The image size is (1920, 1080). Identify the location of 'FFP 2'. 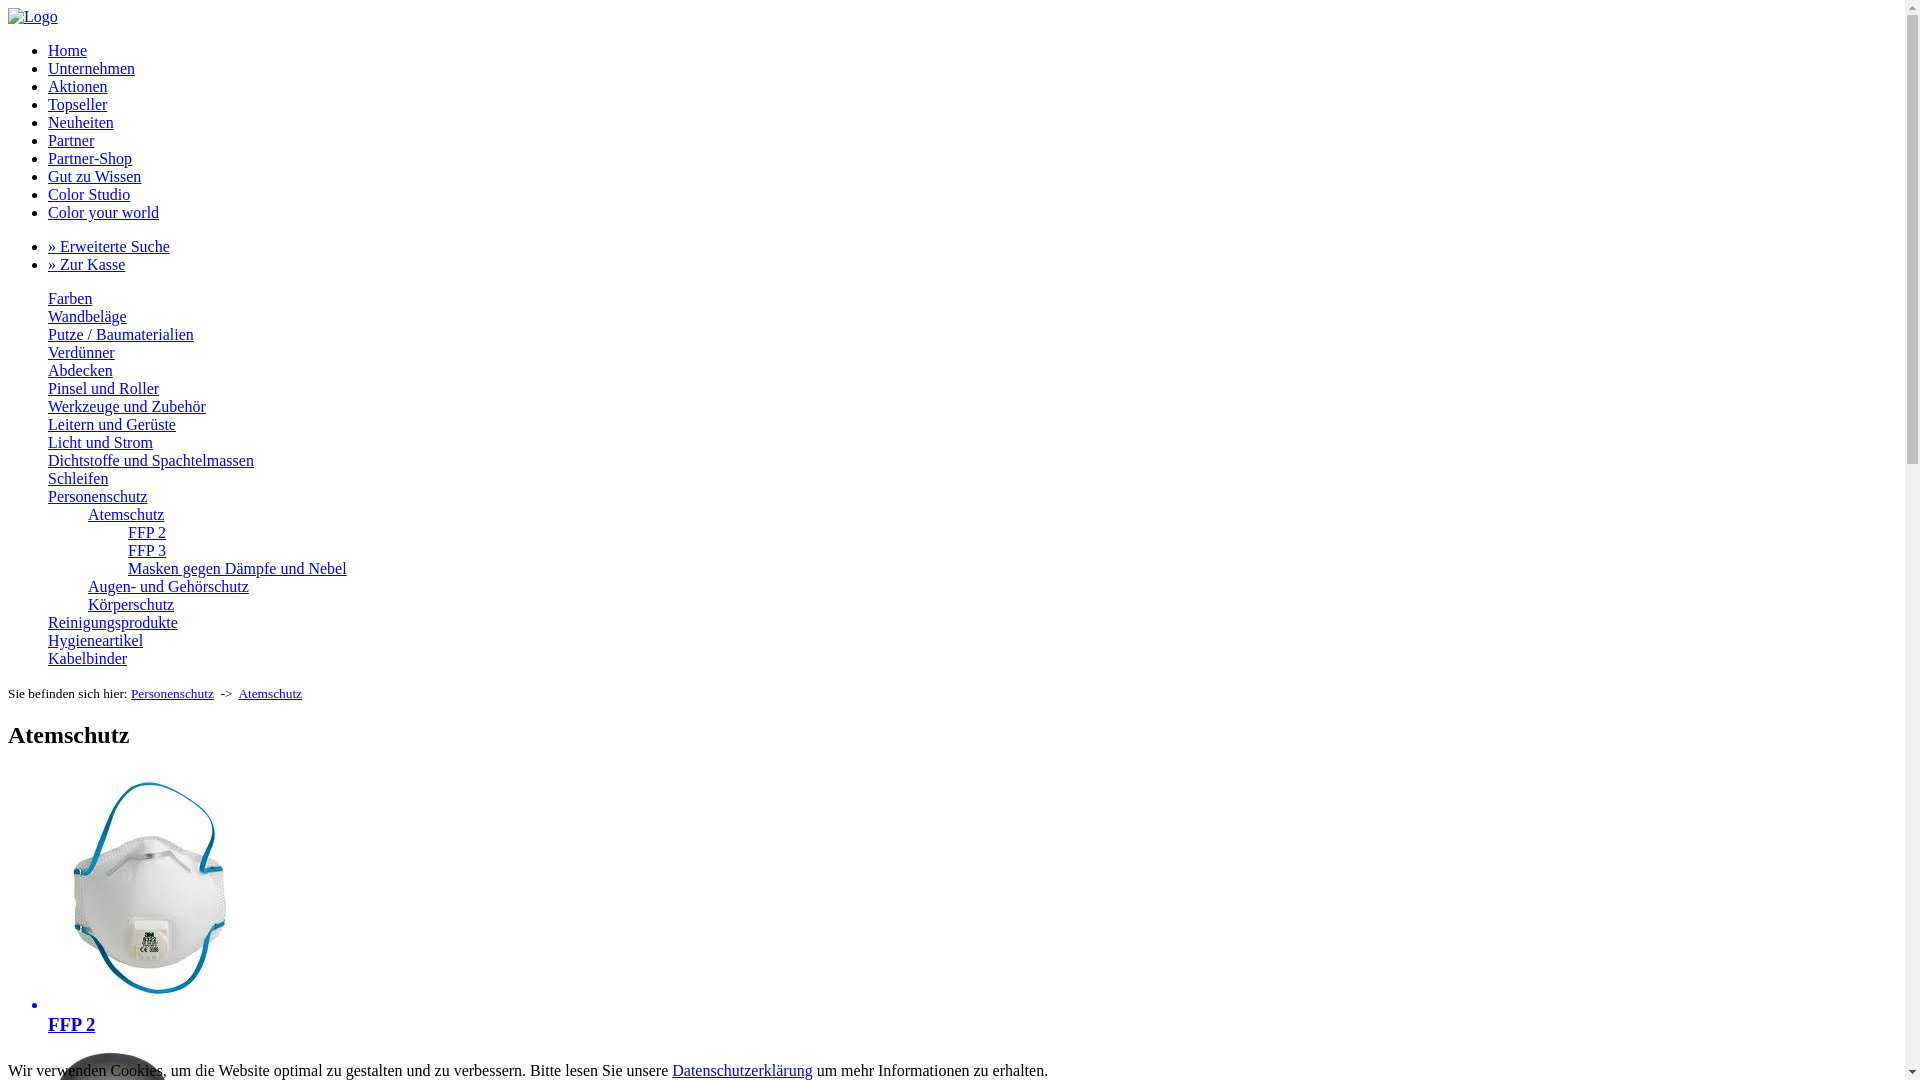
(146, 531).